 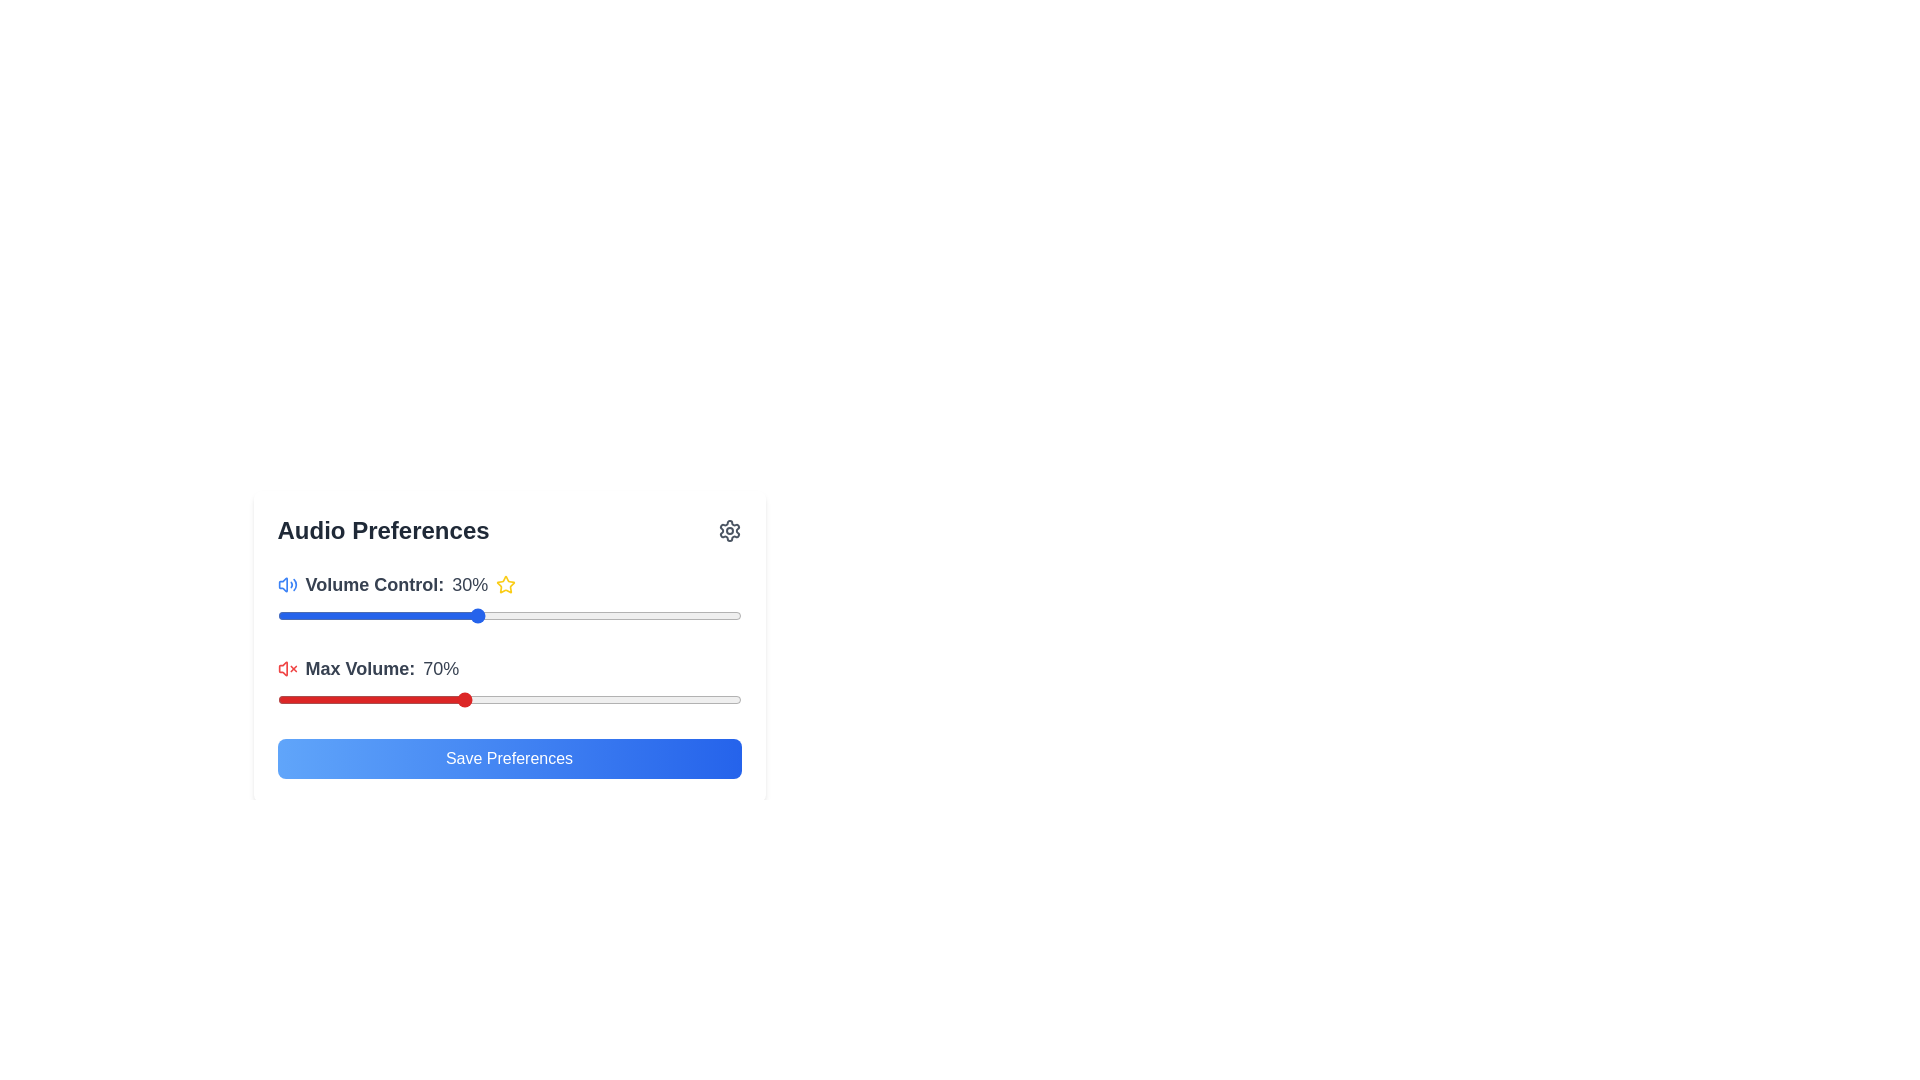 I want to click on the star-shaped icon used for rating or highlighting, located to the right of the 'Volume Control: 30%' text and below the 'Max Volume' slider, so click(x=506, y=584).